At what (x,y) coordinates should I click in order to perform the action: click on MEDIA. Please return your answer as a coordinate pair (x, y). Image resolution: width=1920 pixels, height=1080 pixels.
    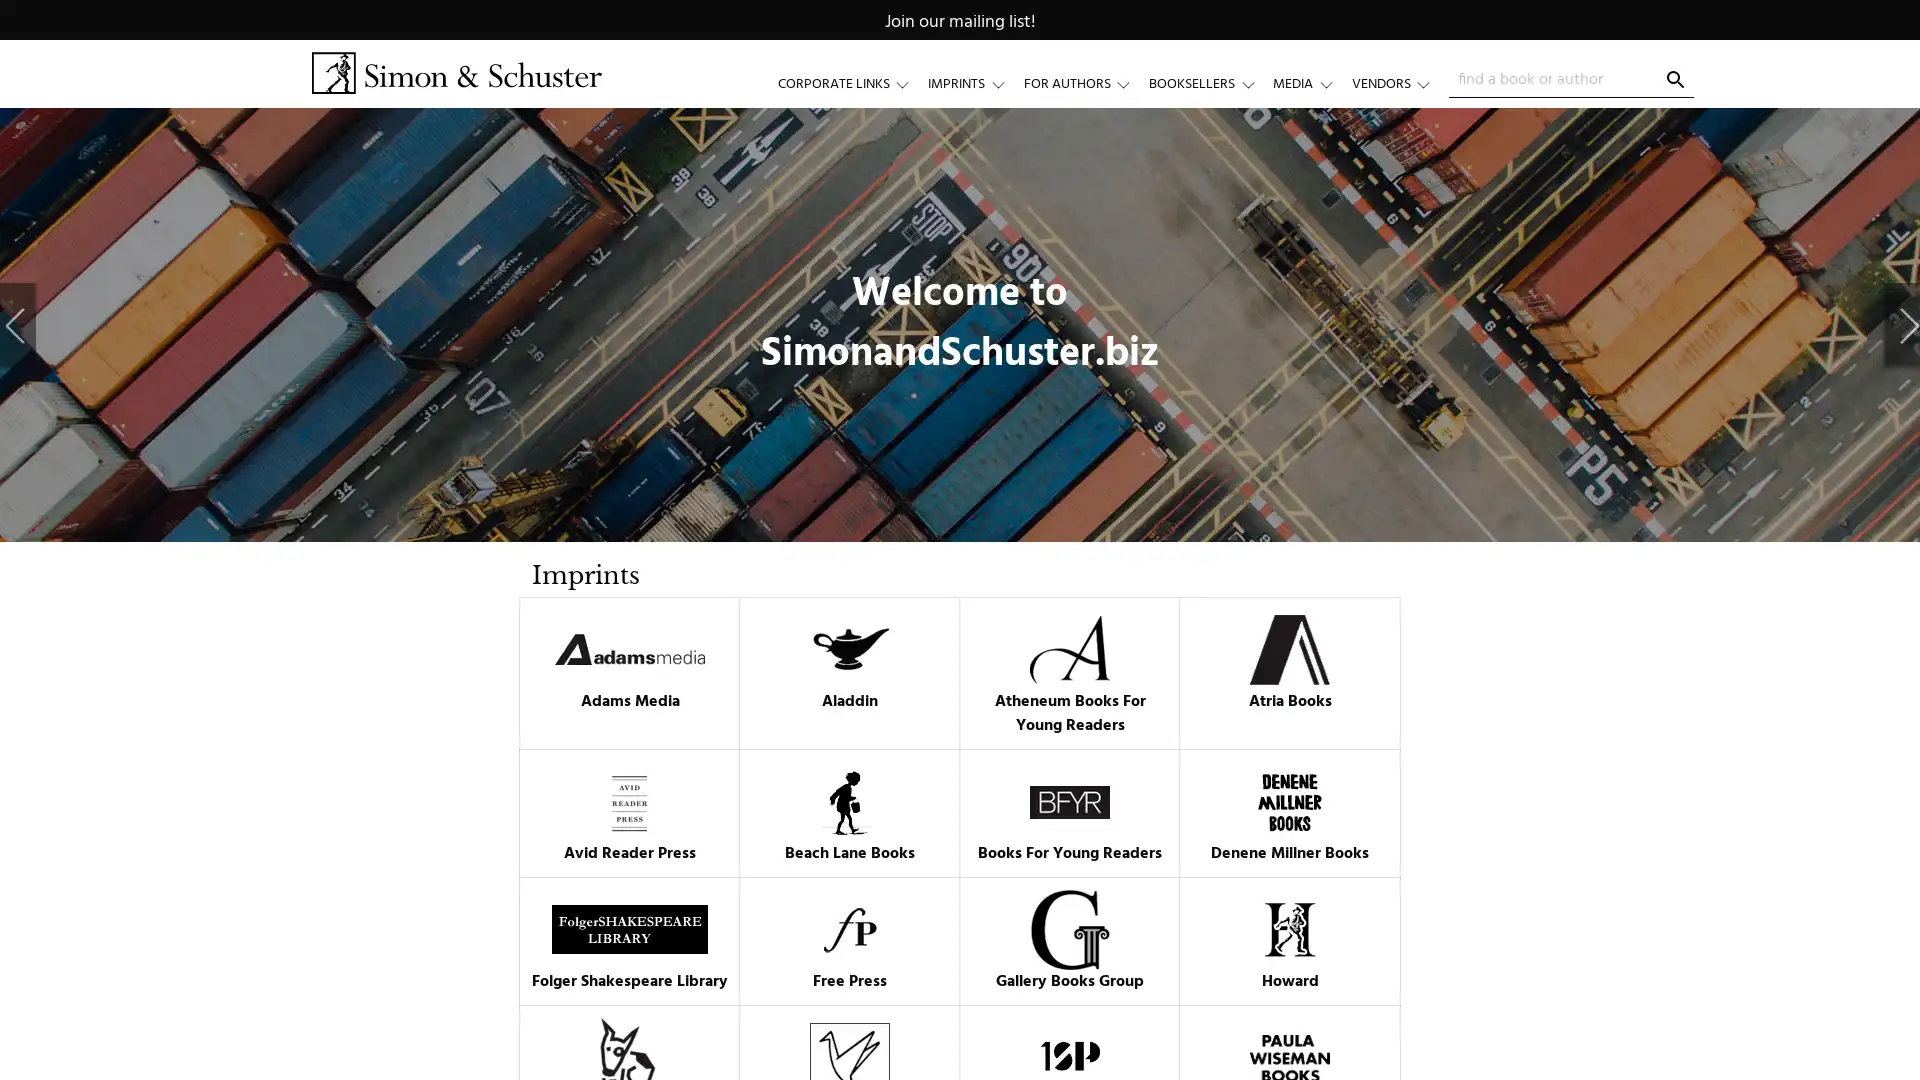
    Looking at the image, I should click on (1311, 83).